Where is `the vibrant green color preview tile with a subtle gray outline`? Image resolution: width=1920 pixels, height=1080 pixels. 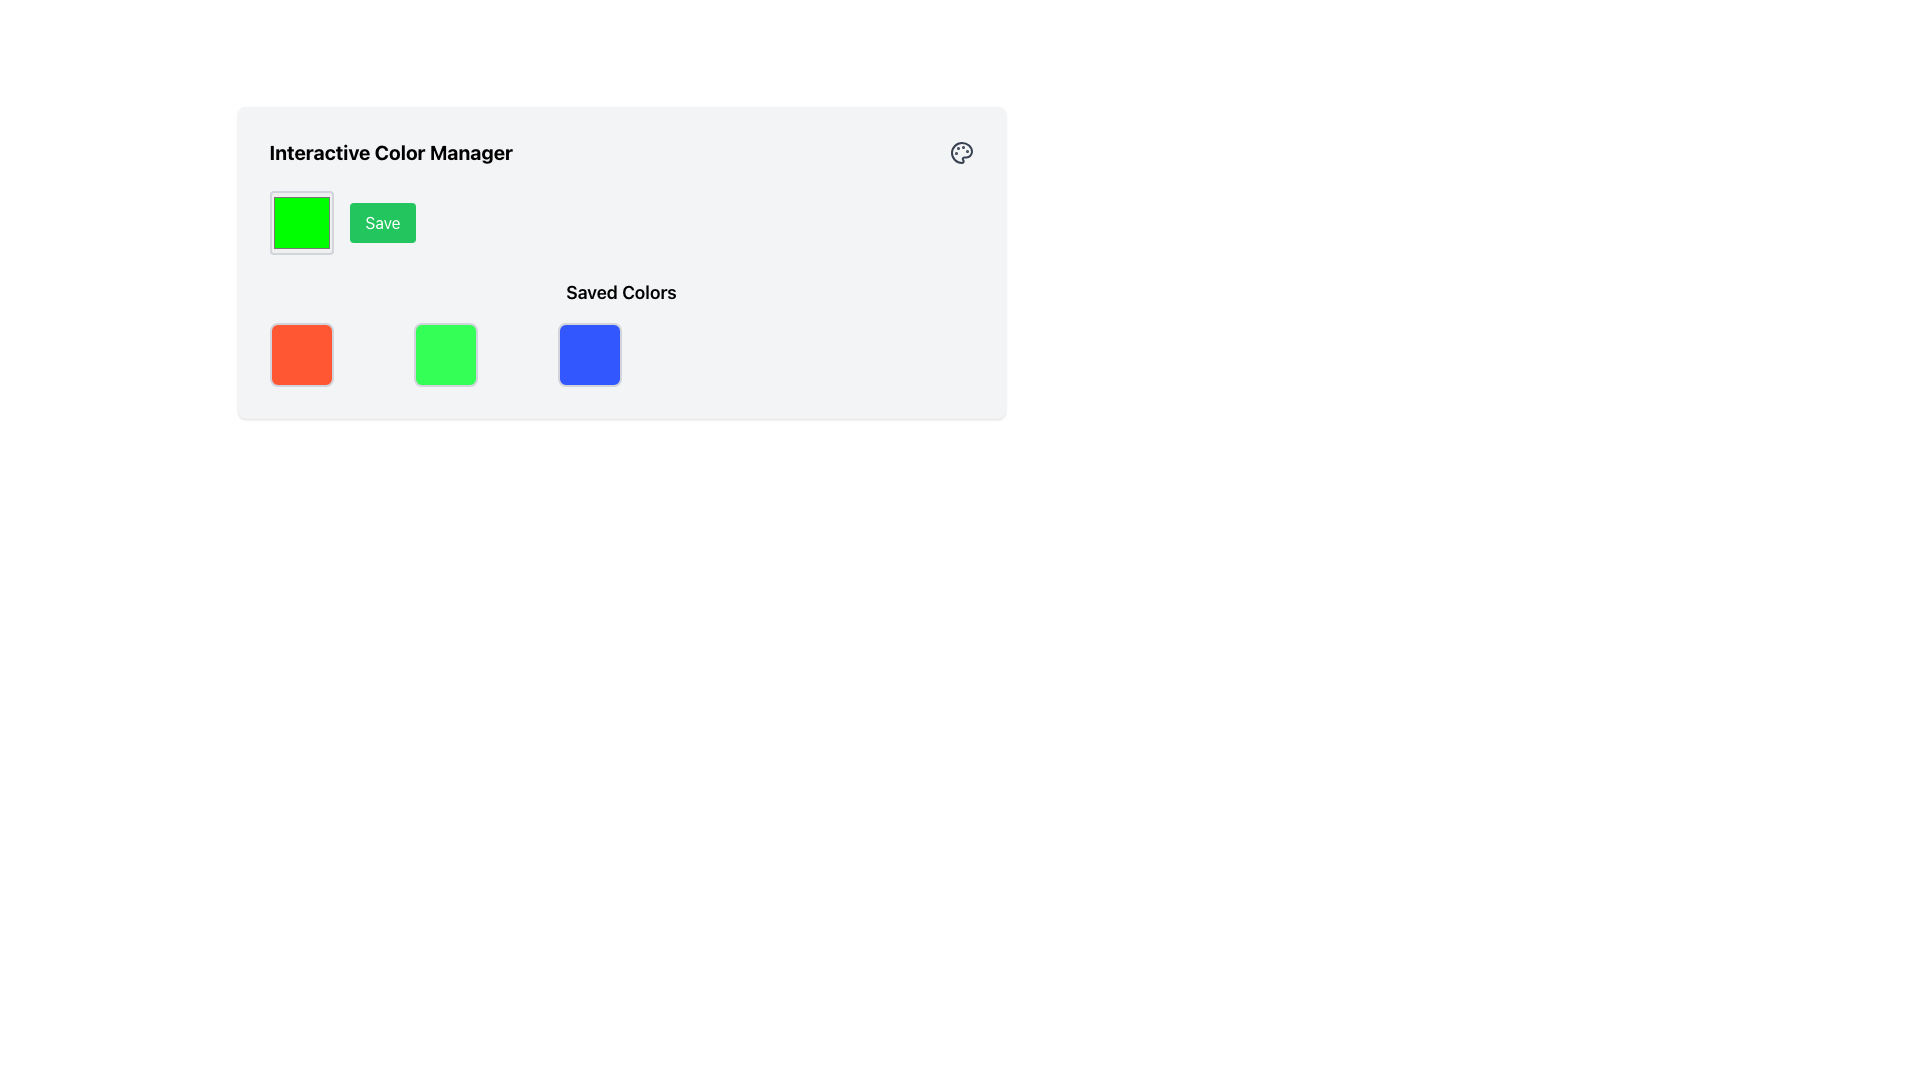 the vibrant green color preview tile with a subtle gray outline is located at coordinates (300, 223).